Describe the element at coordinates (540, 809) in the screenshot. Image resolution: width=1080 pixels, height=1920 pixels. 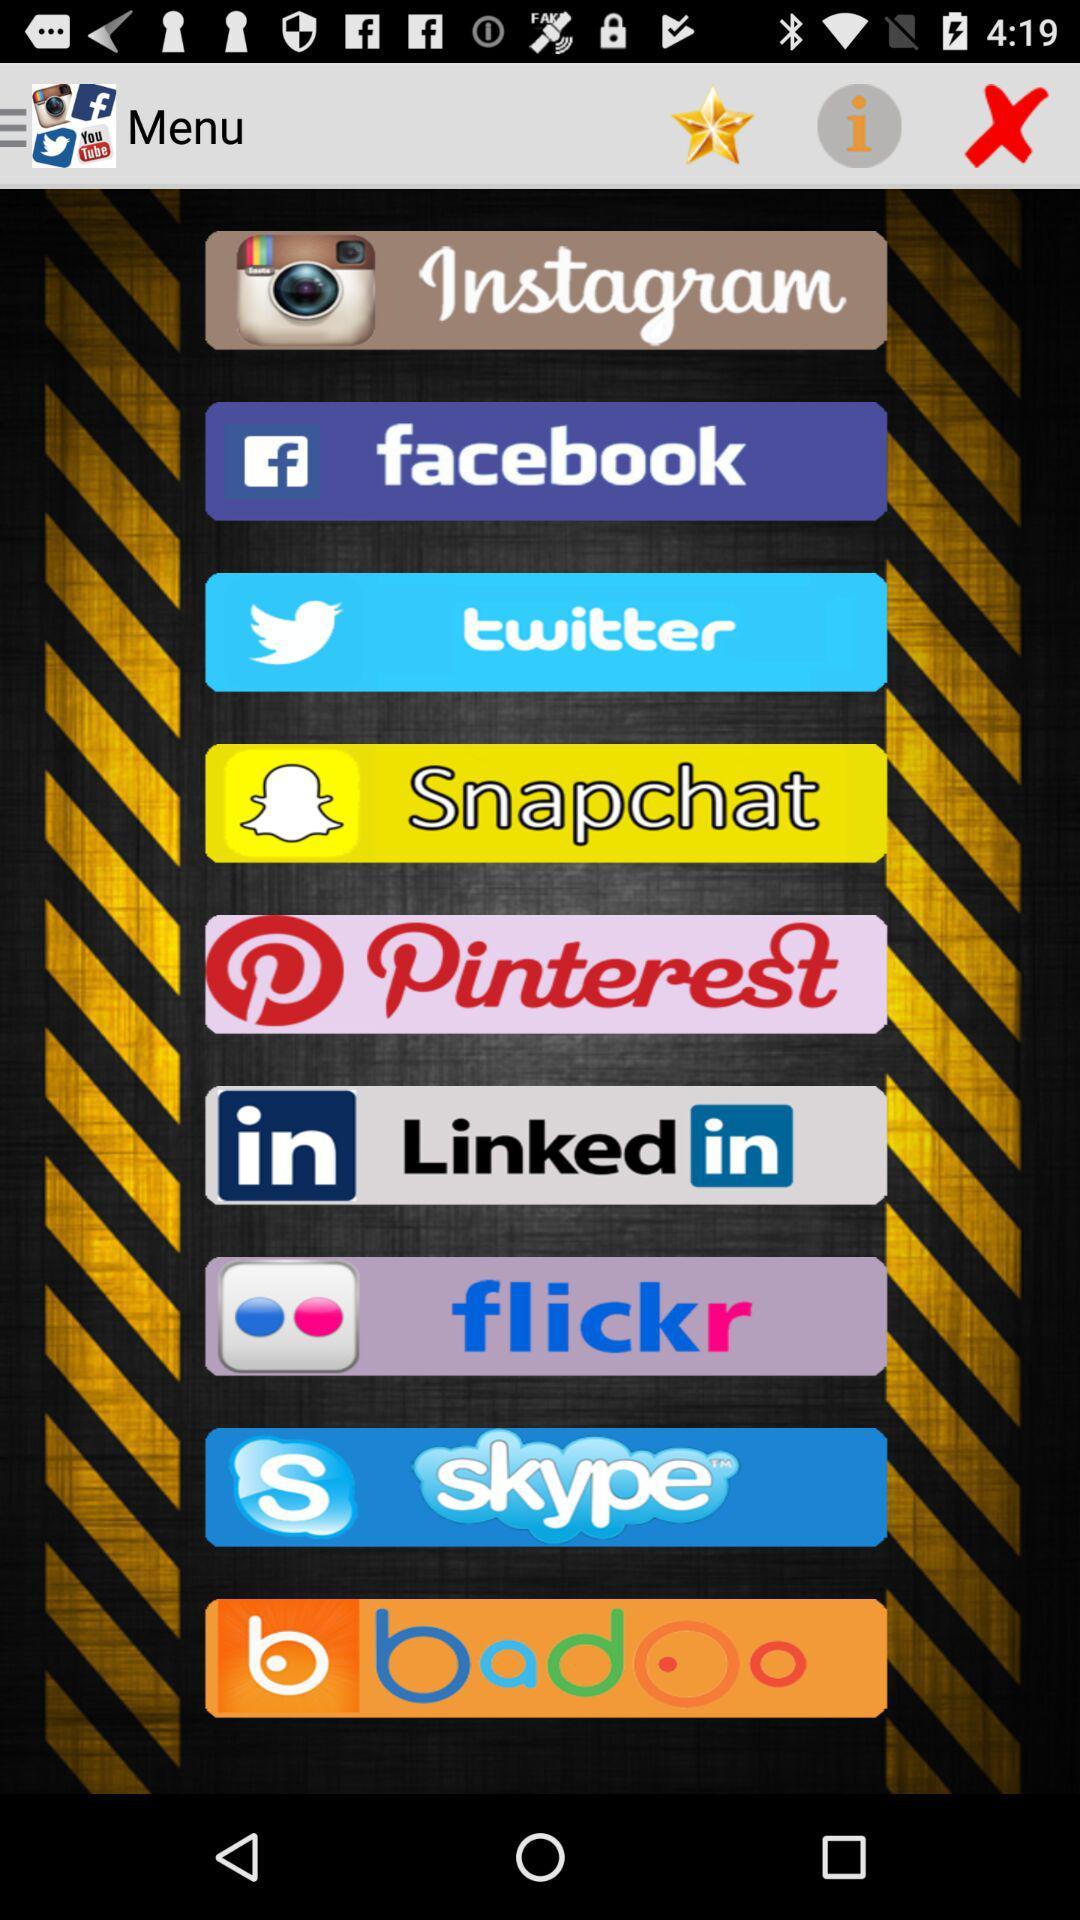
I see `the image below the twitter` at that location.